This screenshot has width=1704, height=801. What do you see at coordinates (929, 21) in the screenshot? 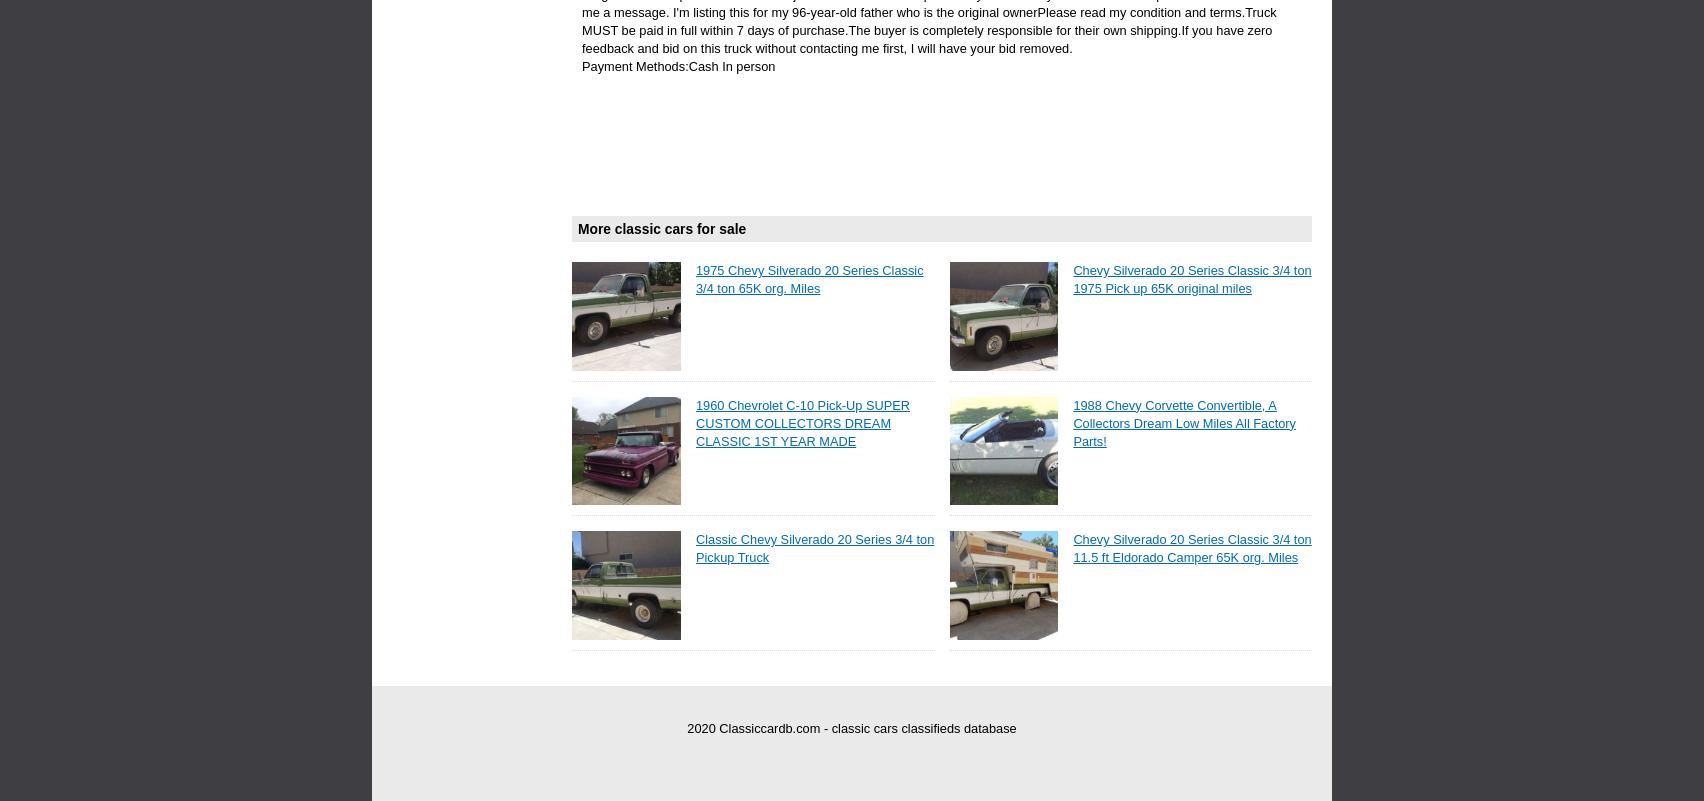
I see `'Truck MUST be paid in full within 7 days of purchase.'` at bounding box center [929, 21].